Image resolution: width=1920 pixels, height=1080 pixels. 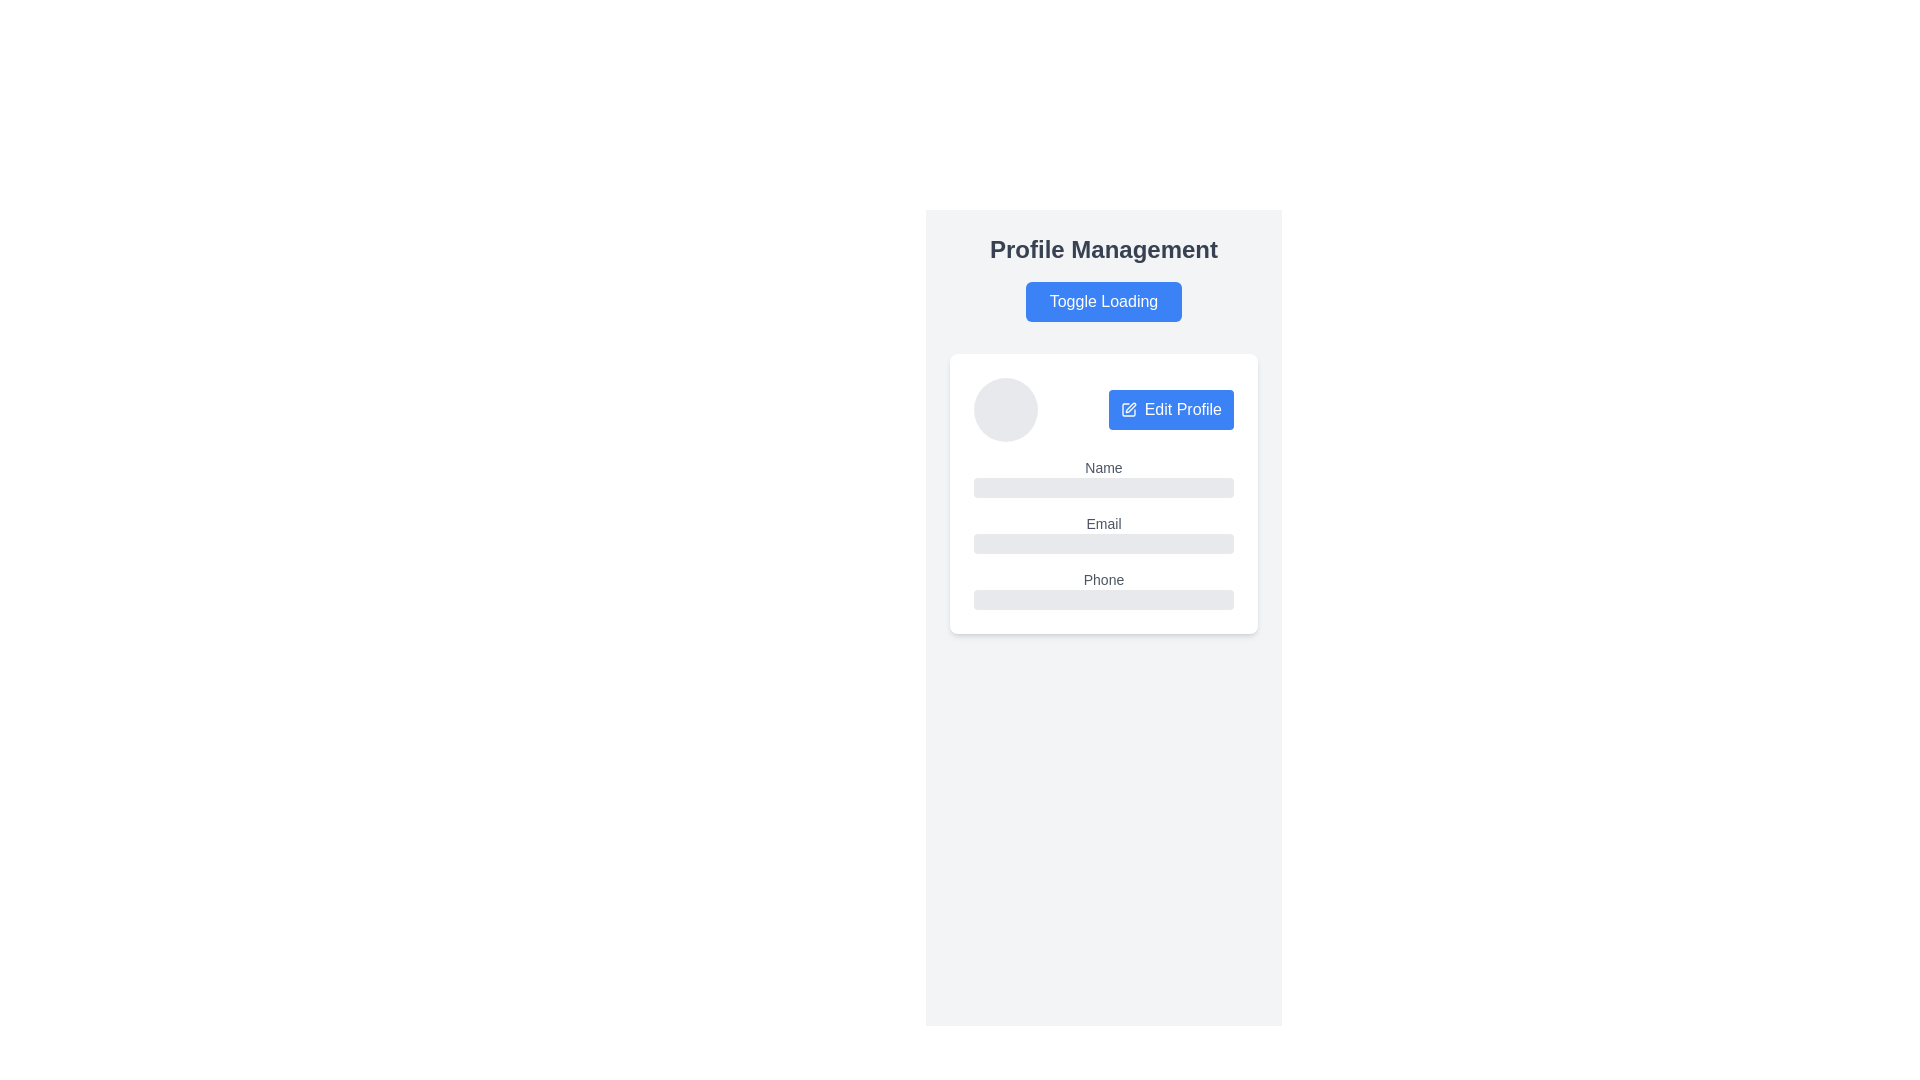 I want to click on the editing icon within the 'Edit Profile' button, which serves as a static visual indicator for profile editing functionality, so click(x=1128, y=408).